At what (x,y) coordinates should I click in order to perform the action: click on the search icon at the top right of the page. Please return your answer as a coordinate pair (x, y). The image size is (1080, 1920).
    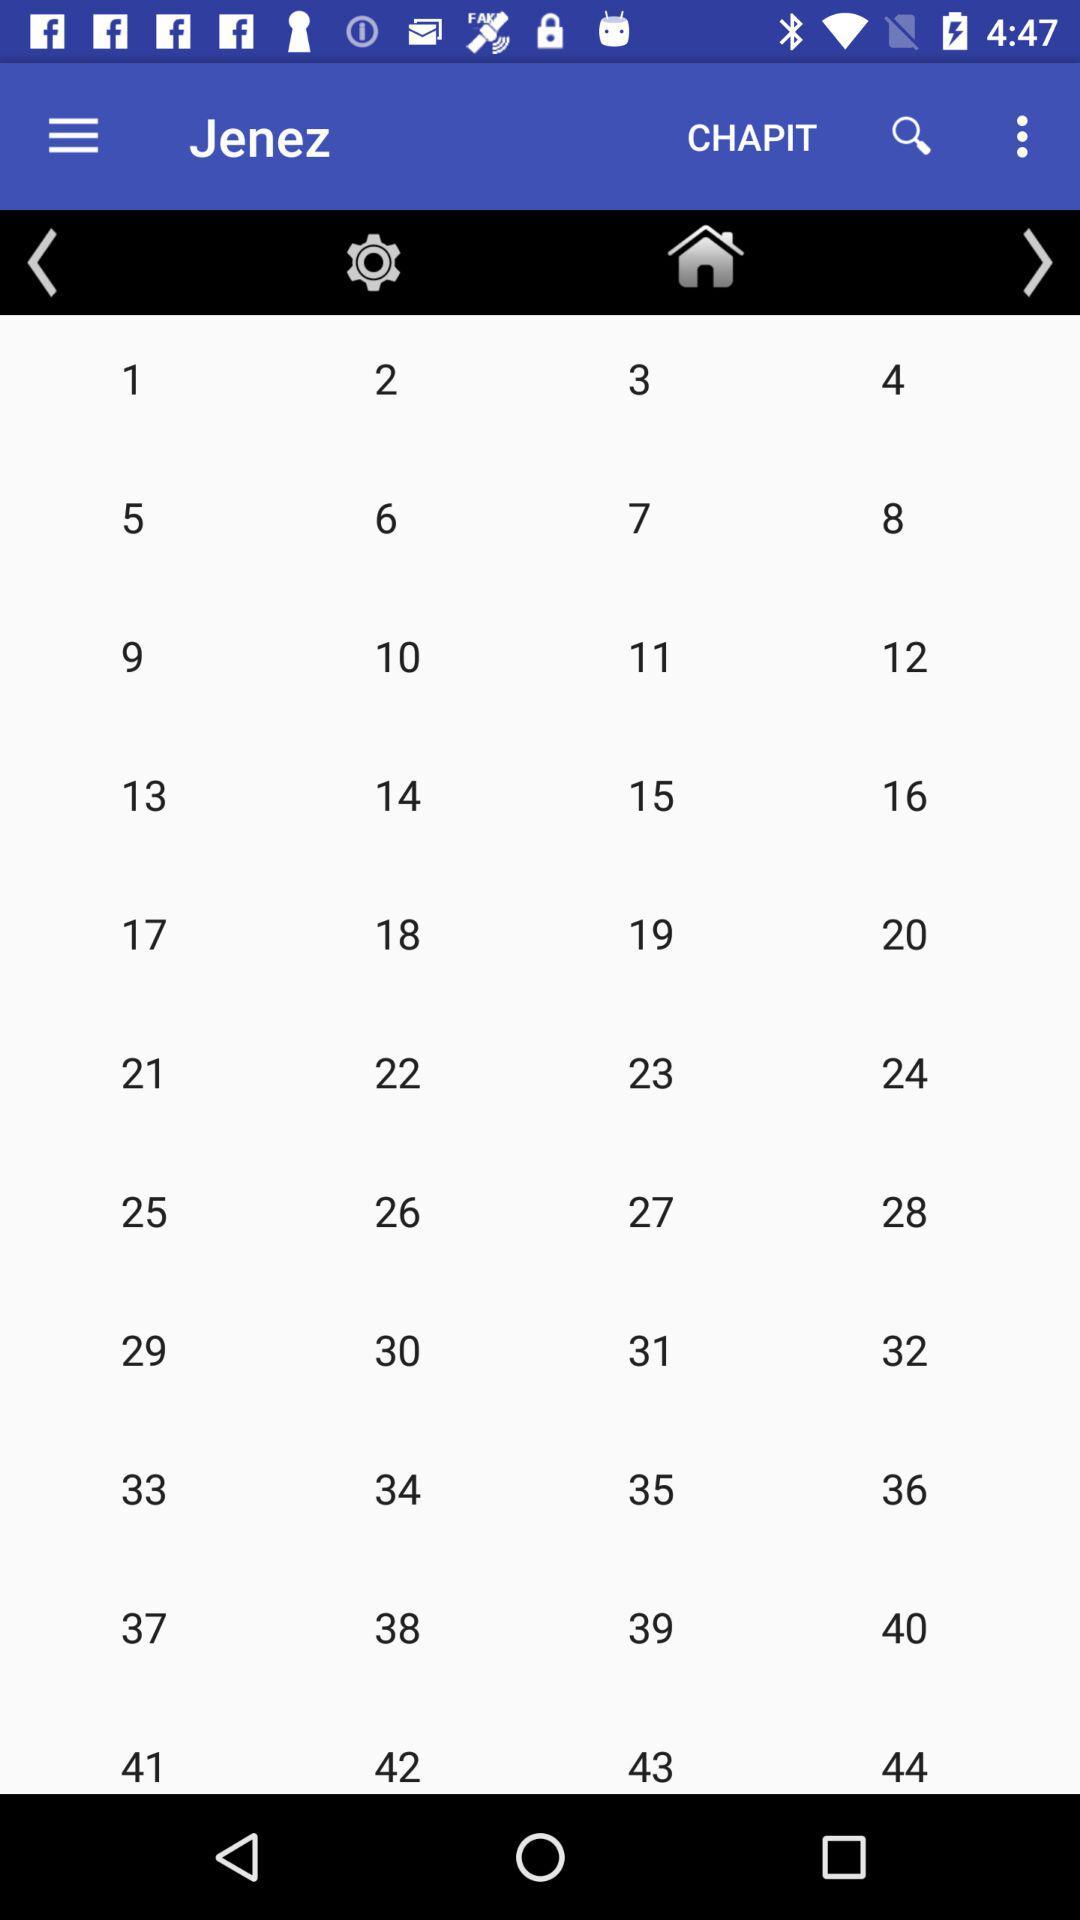
    Looking at the image, I should click on (911, 136).